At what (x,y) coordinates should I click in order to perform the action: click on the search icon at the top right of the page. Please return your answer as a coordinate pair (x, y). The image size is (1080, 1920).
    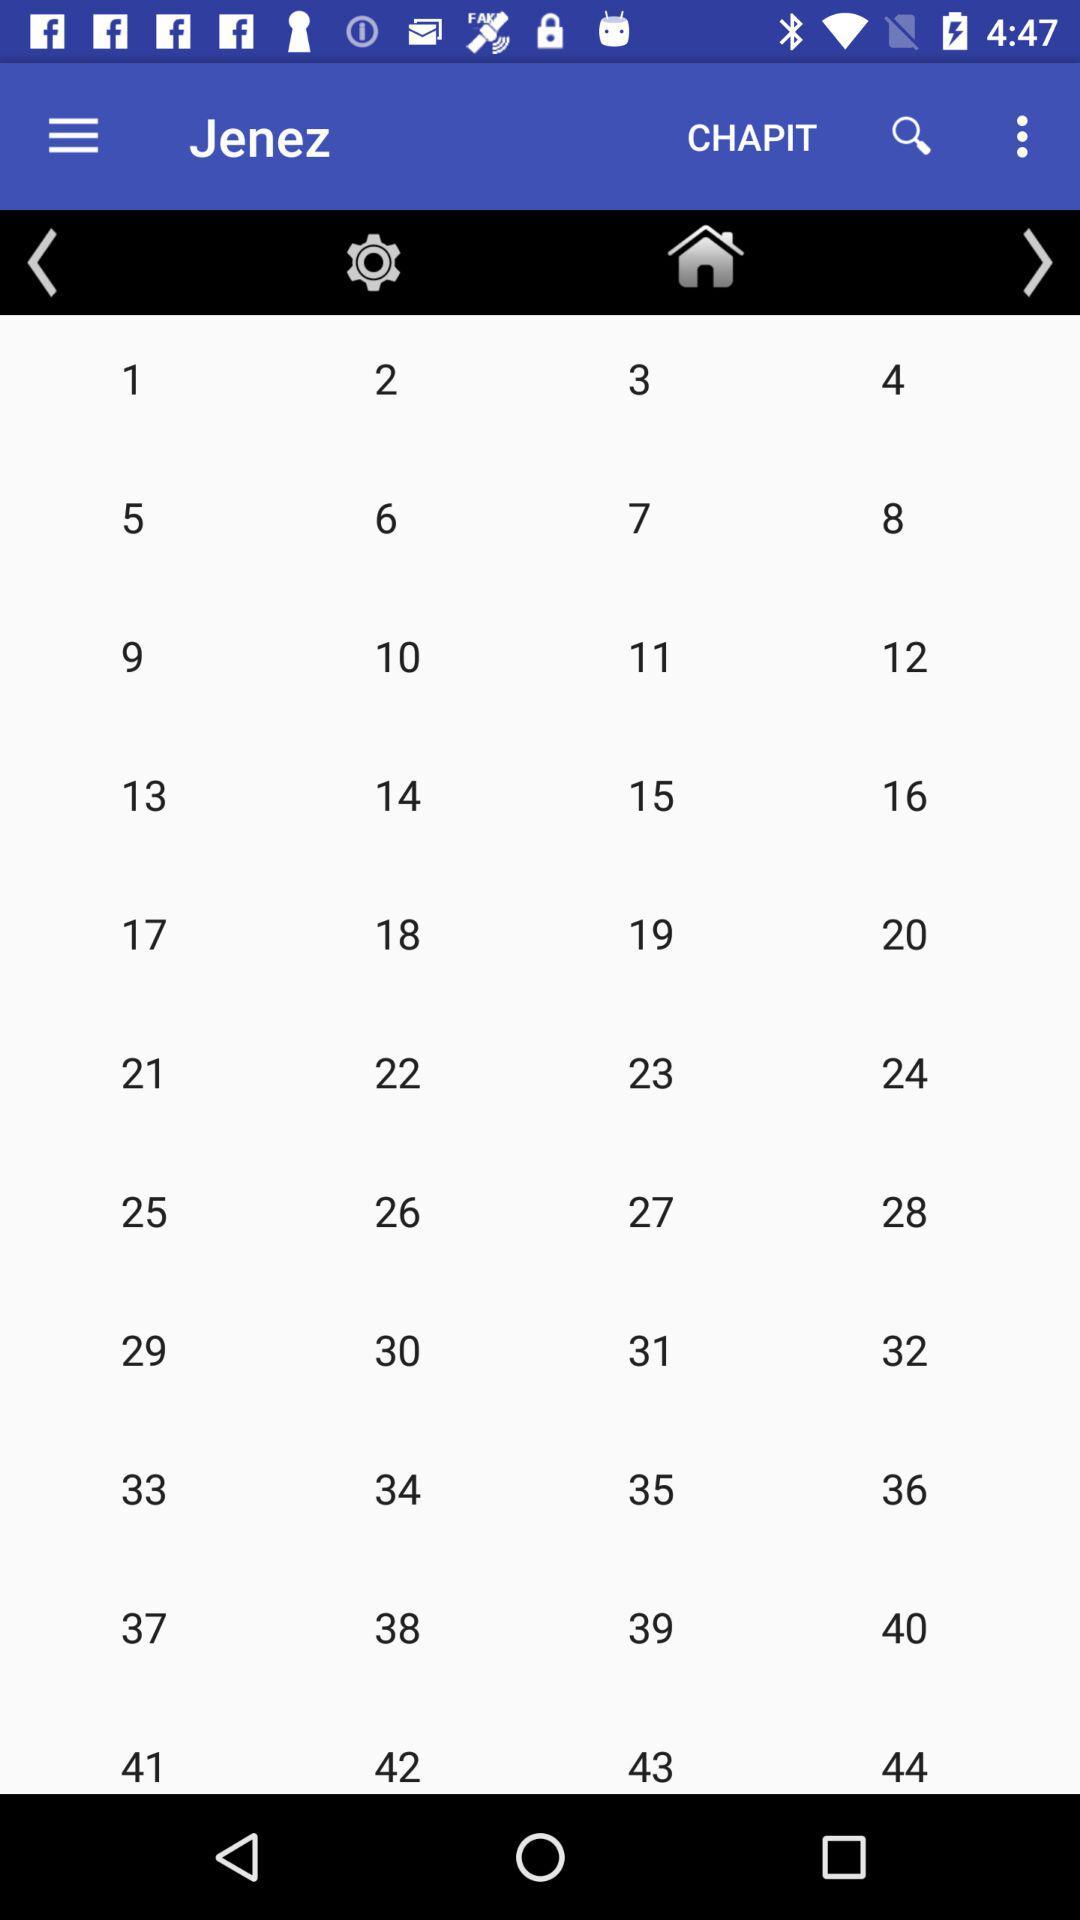
    Looking at the image, I should click on (911, 136).